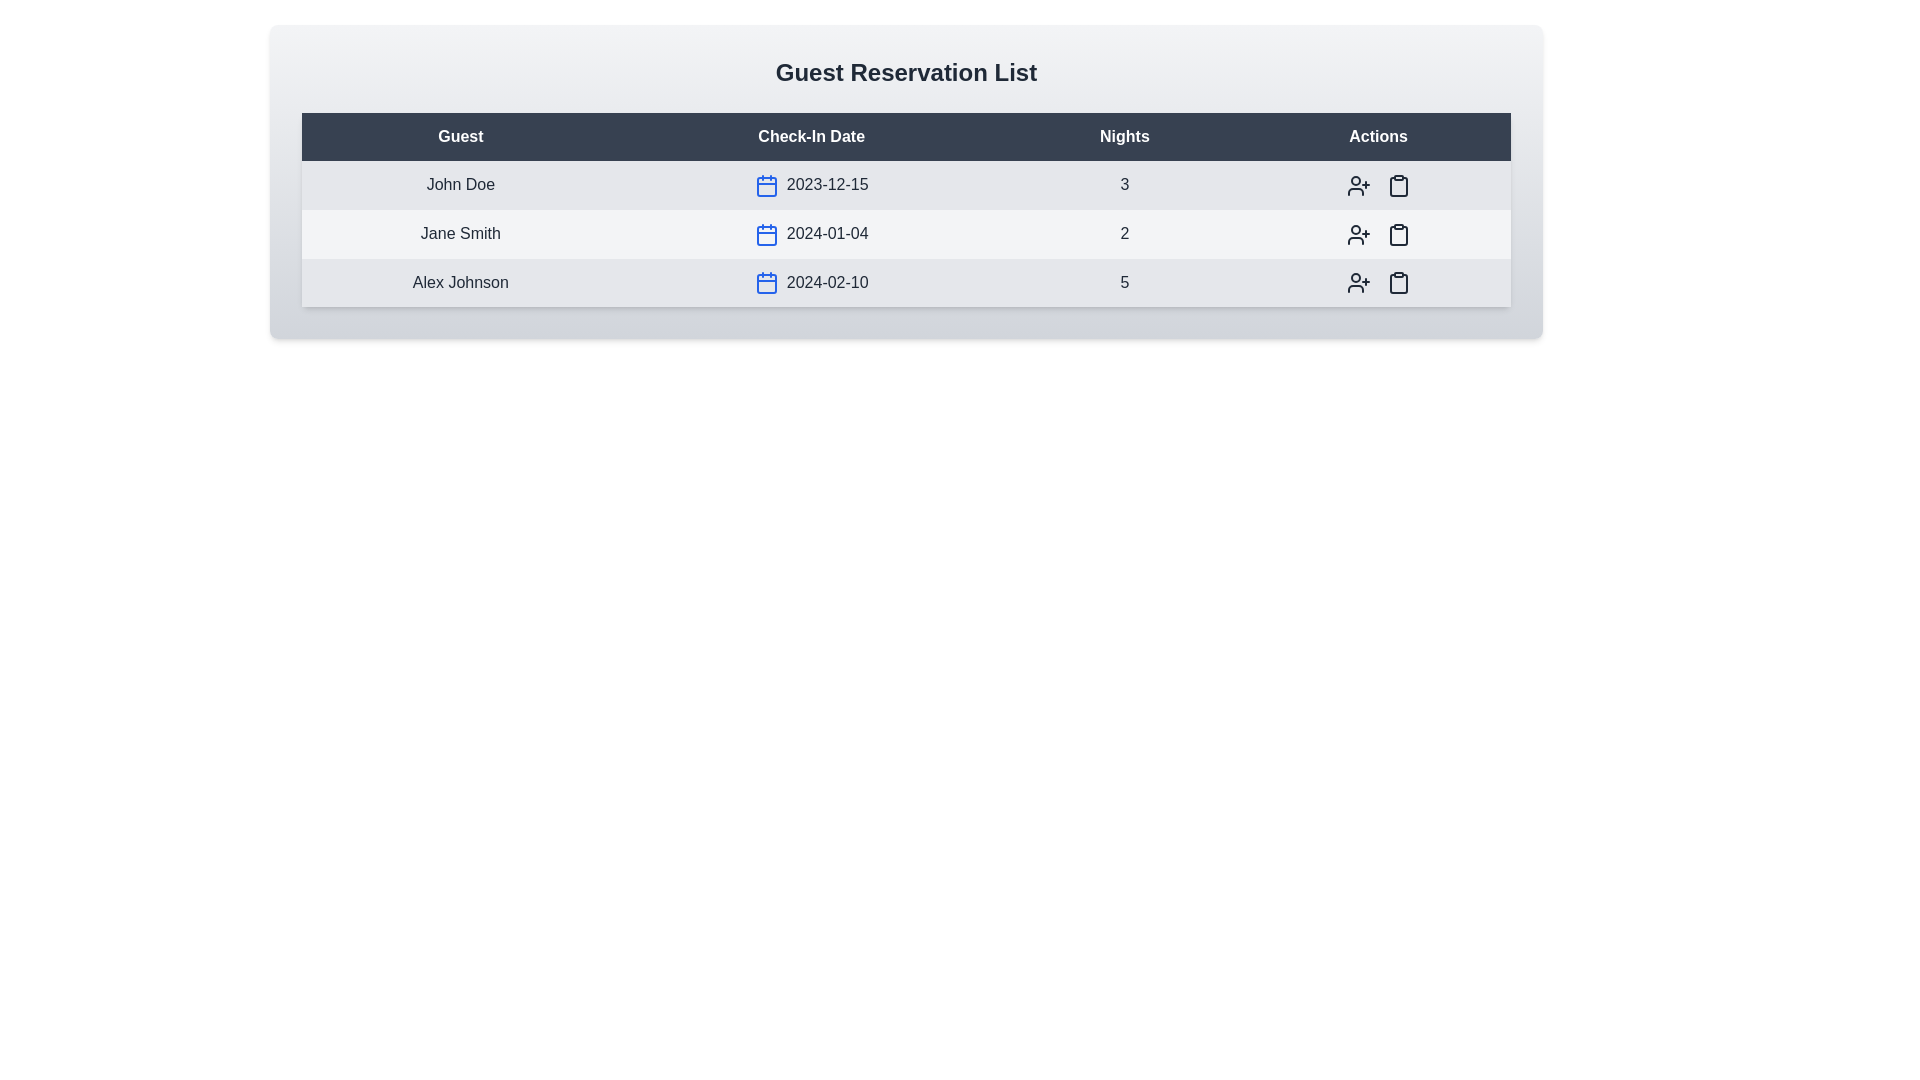 The image size is (1920, 1080). Describe the element at coordinates (1397, 233) in the screenshot. I see `the clipboard icon button in the second row of the table for 'Jane Smith'` at that location.